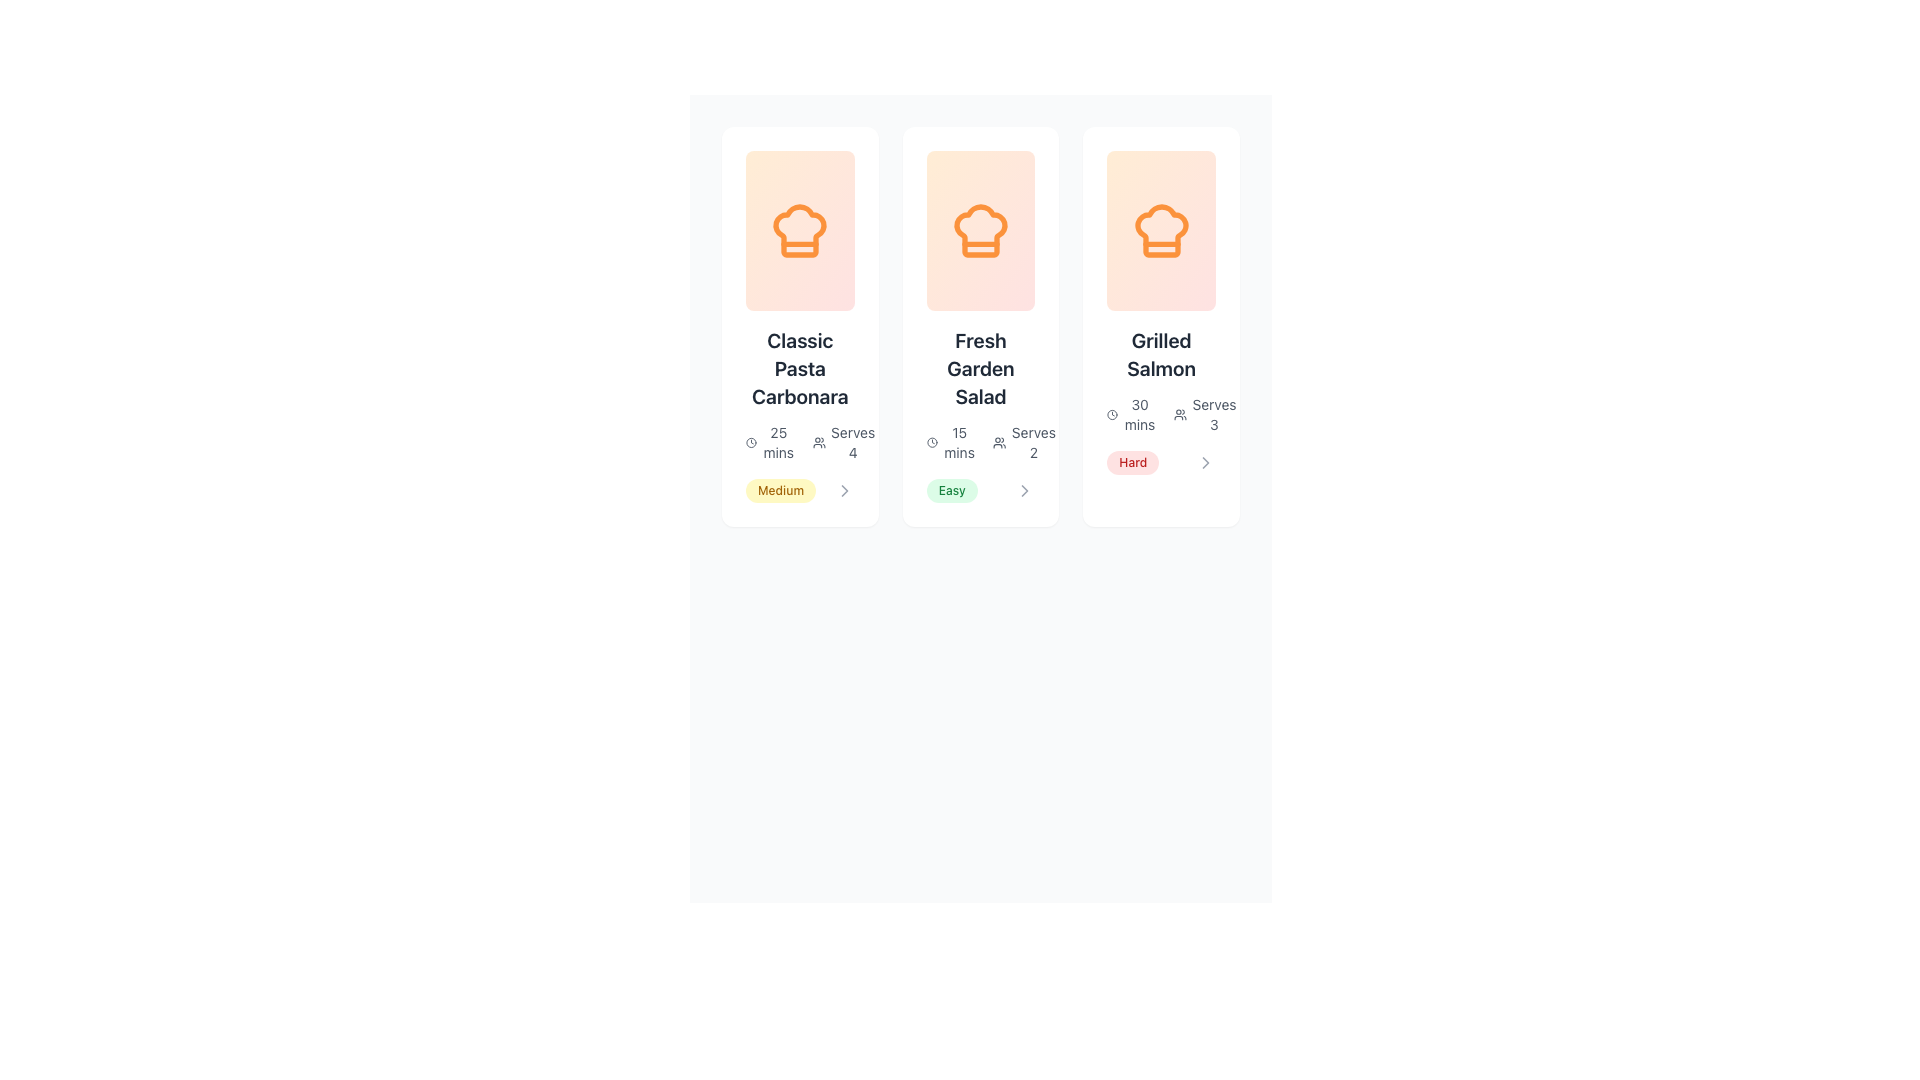  I want to click on text element indicating the number of servings in the bottom right corner of the second card in the card list, so click(844, 442).